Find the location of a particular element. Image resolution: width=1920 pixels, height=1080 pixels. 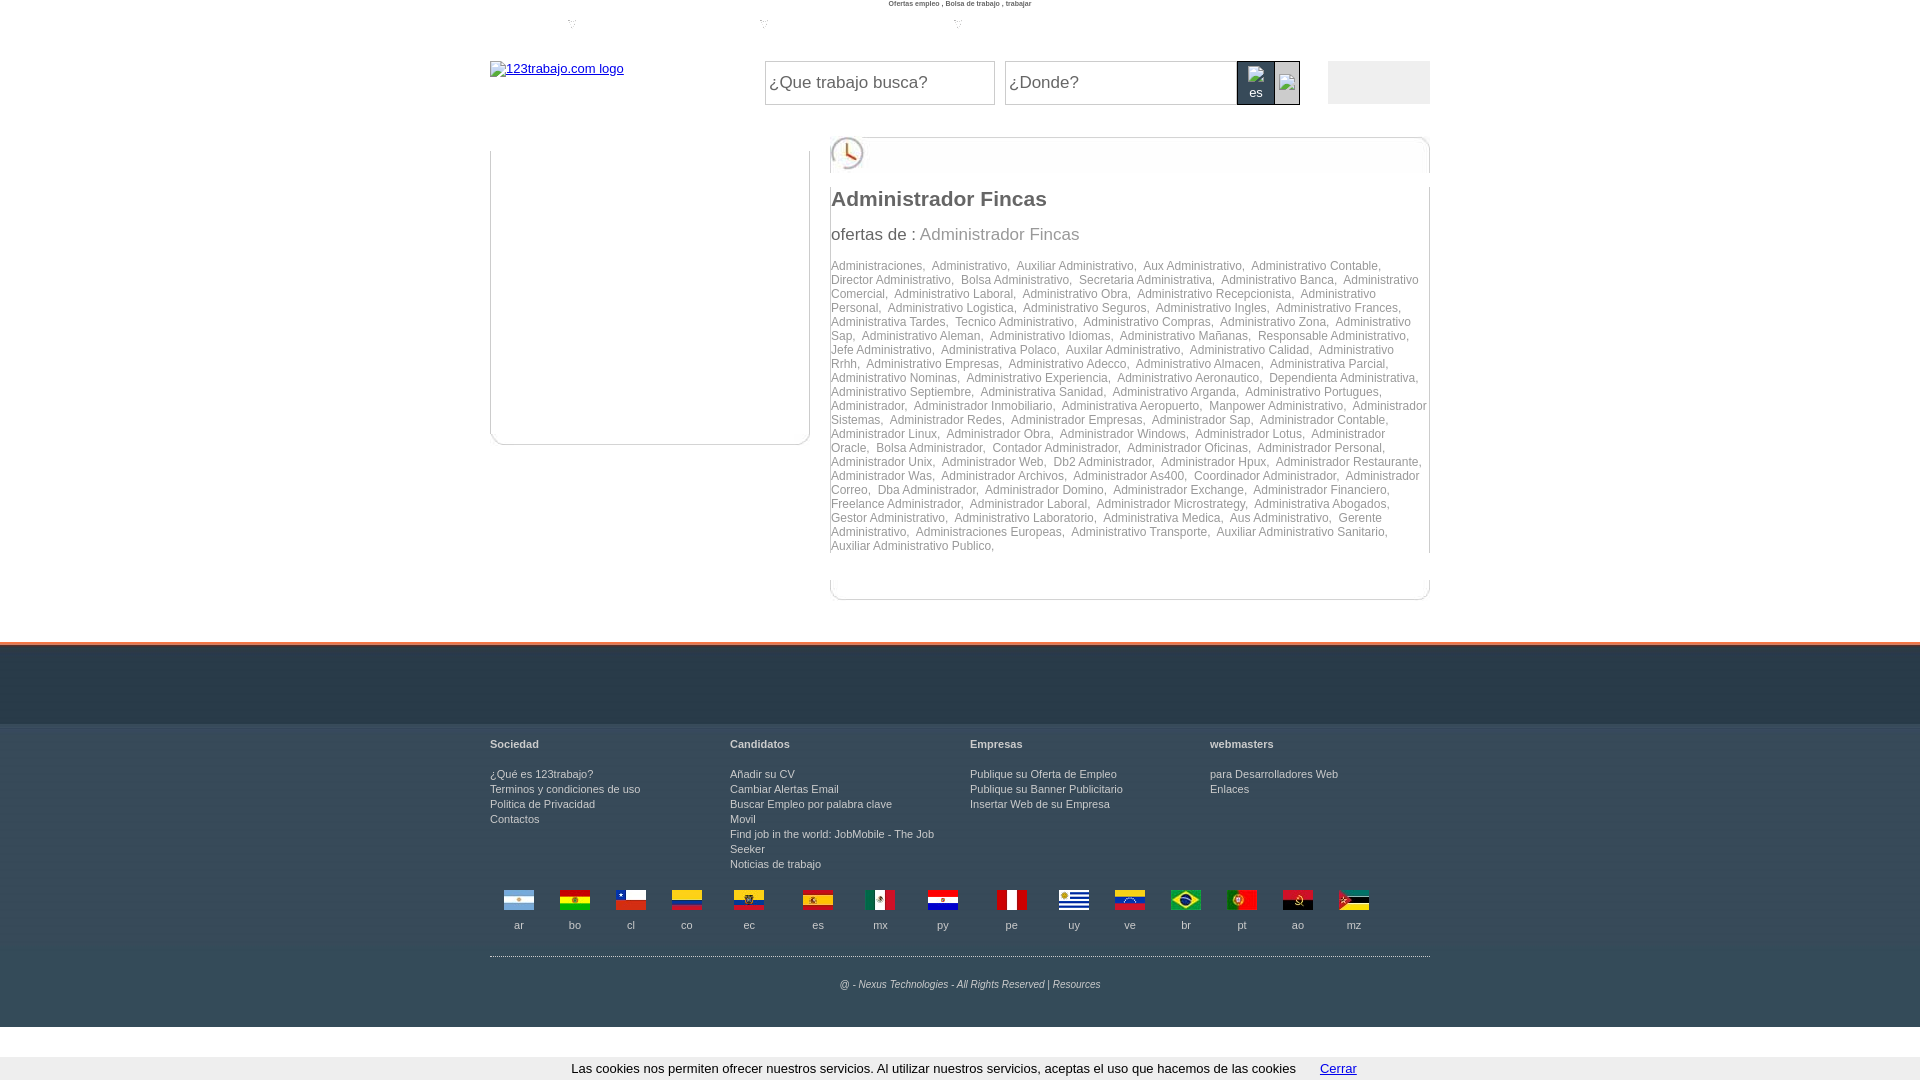

'Gestor Administrativo, ' is located at coordinates (891, 516).